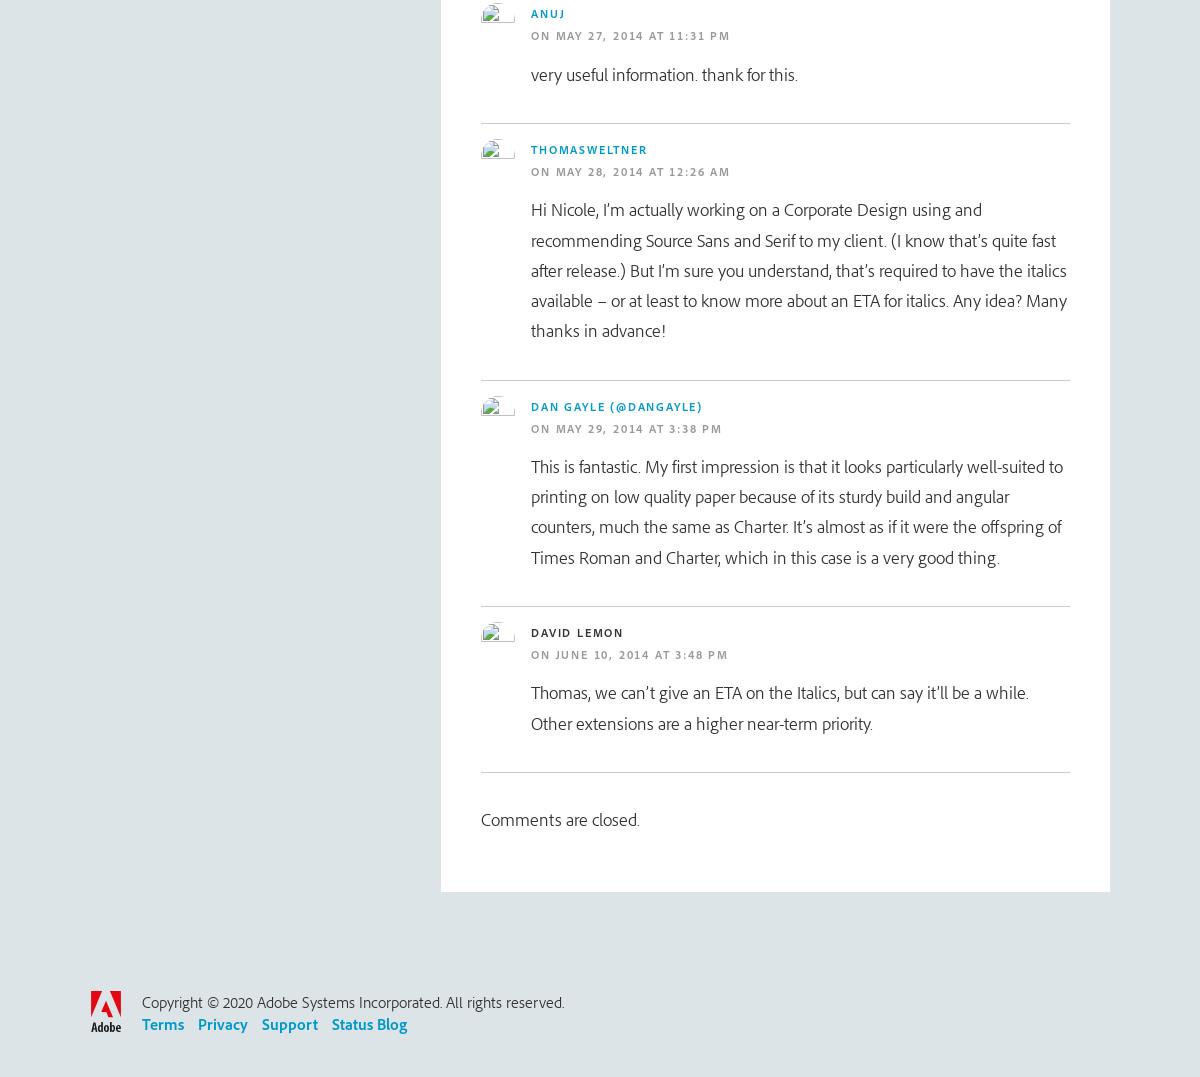  Describe the element at coordinates (289, 1022) in the screenshot. I see `'Support'` at that location.